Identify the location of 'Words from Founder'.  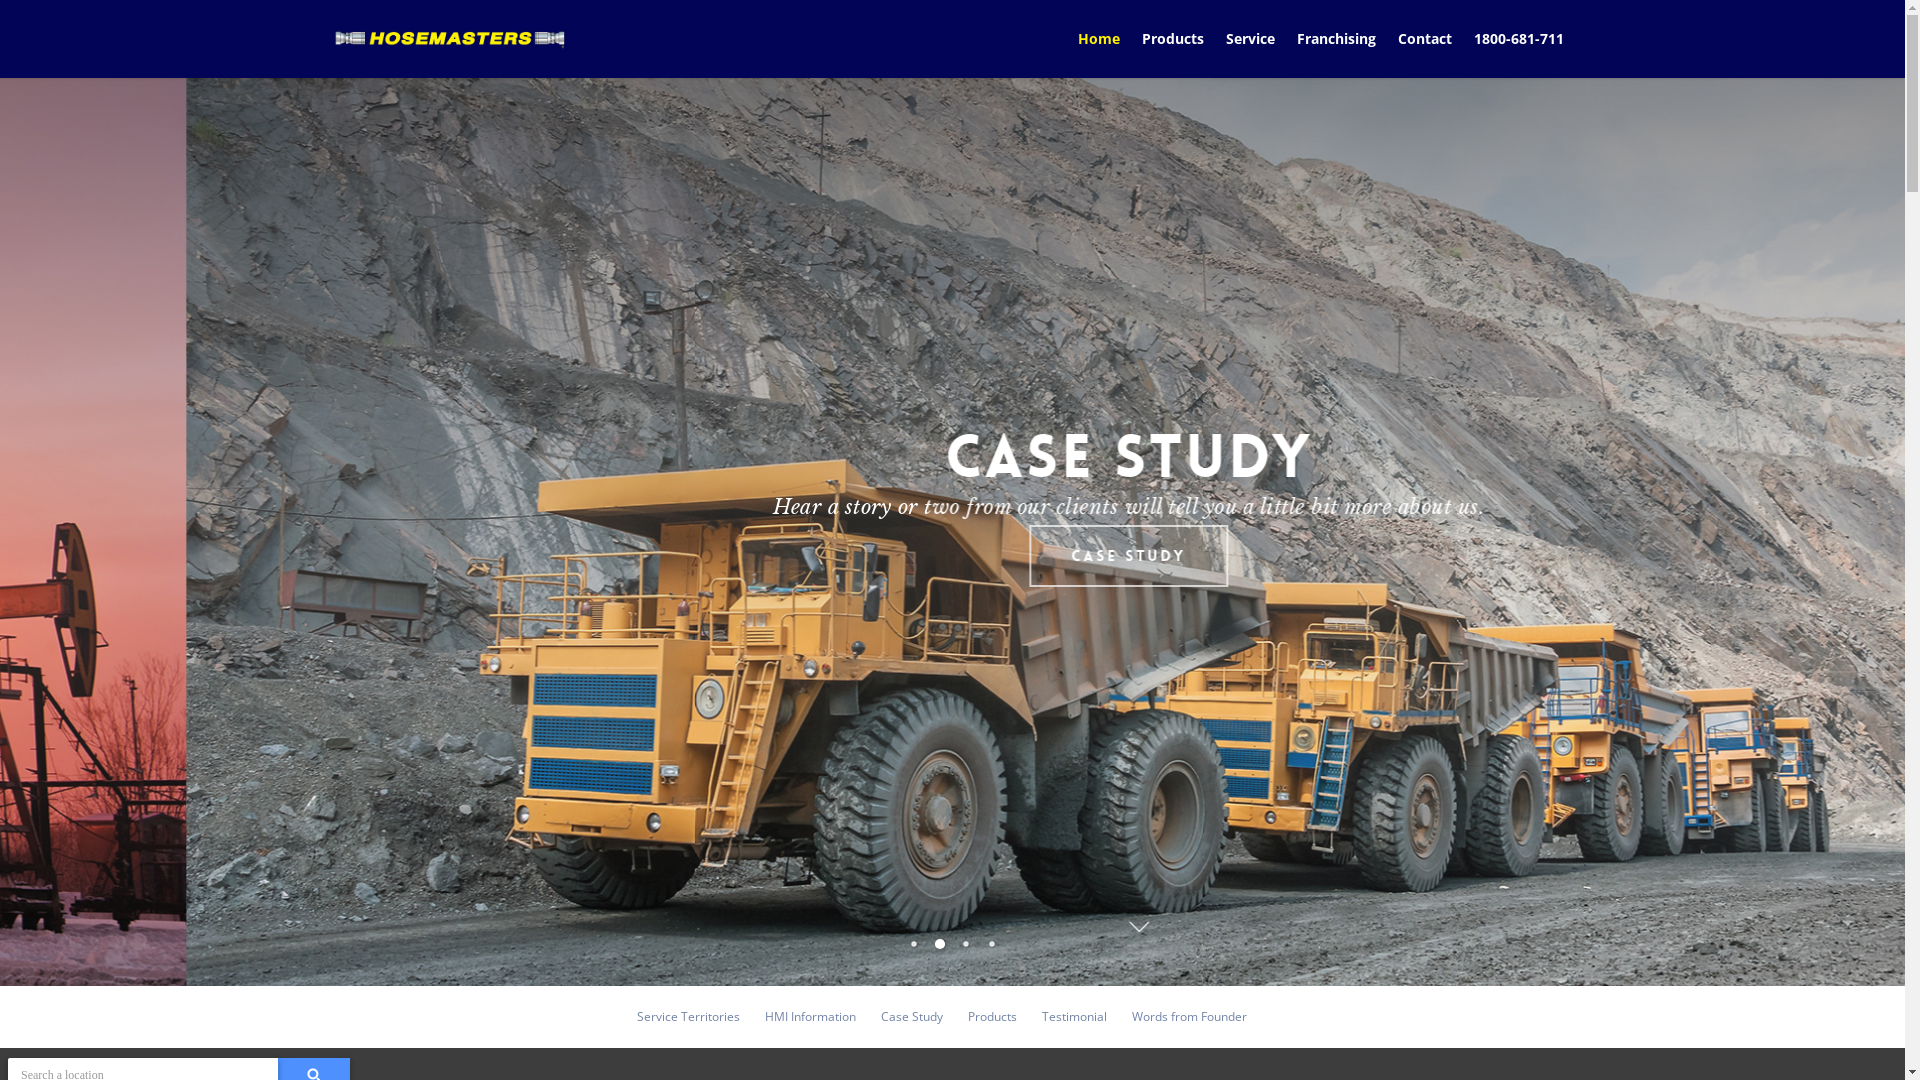
(1189, 1017).